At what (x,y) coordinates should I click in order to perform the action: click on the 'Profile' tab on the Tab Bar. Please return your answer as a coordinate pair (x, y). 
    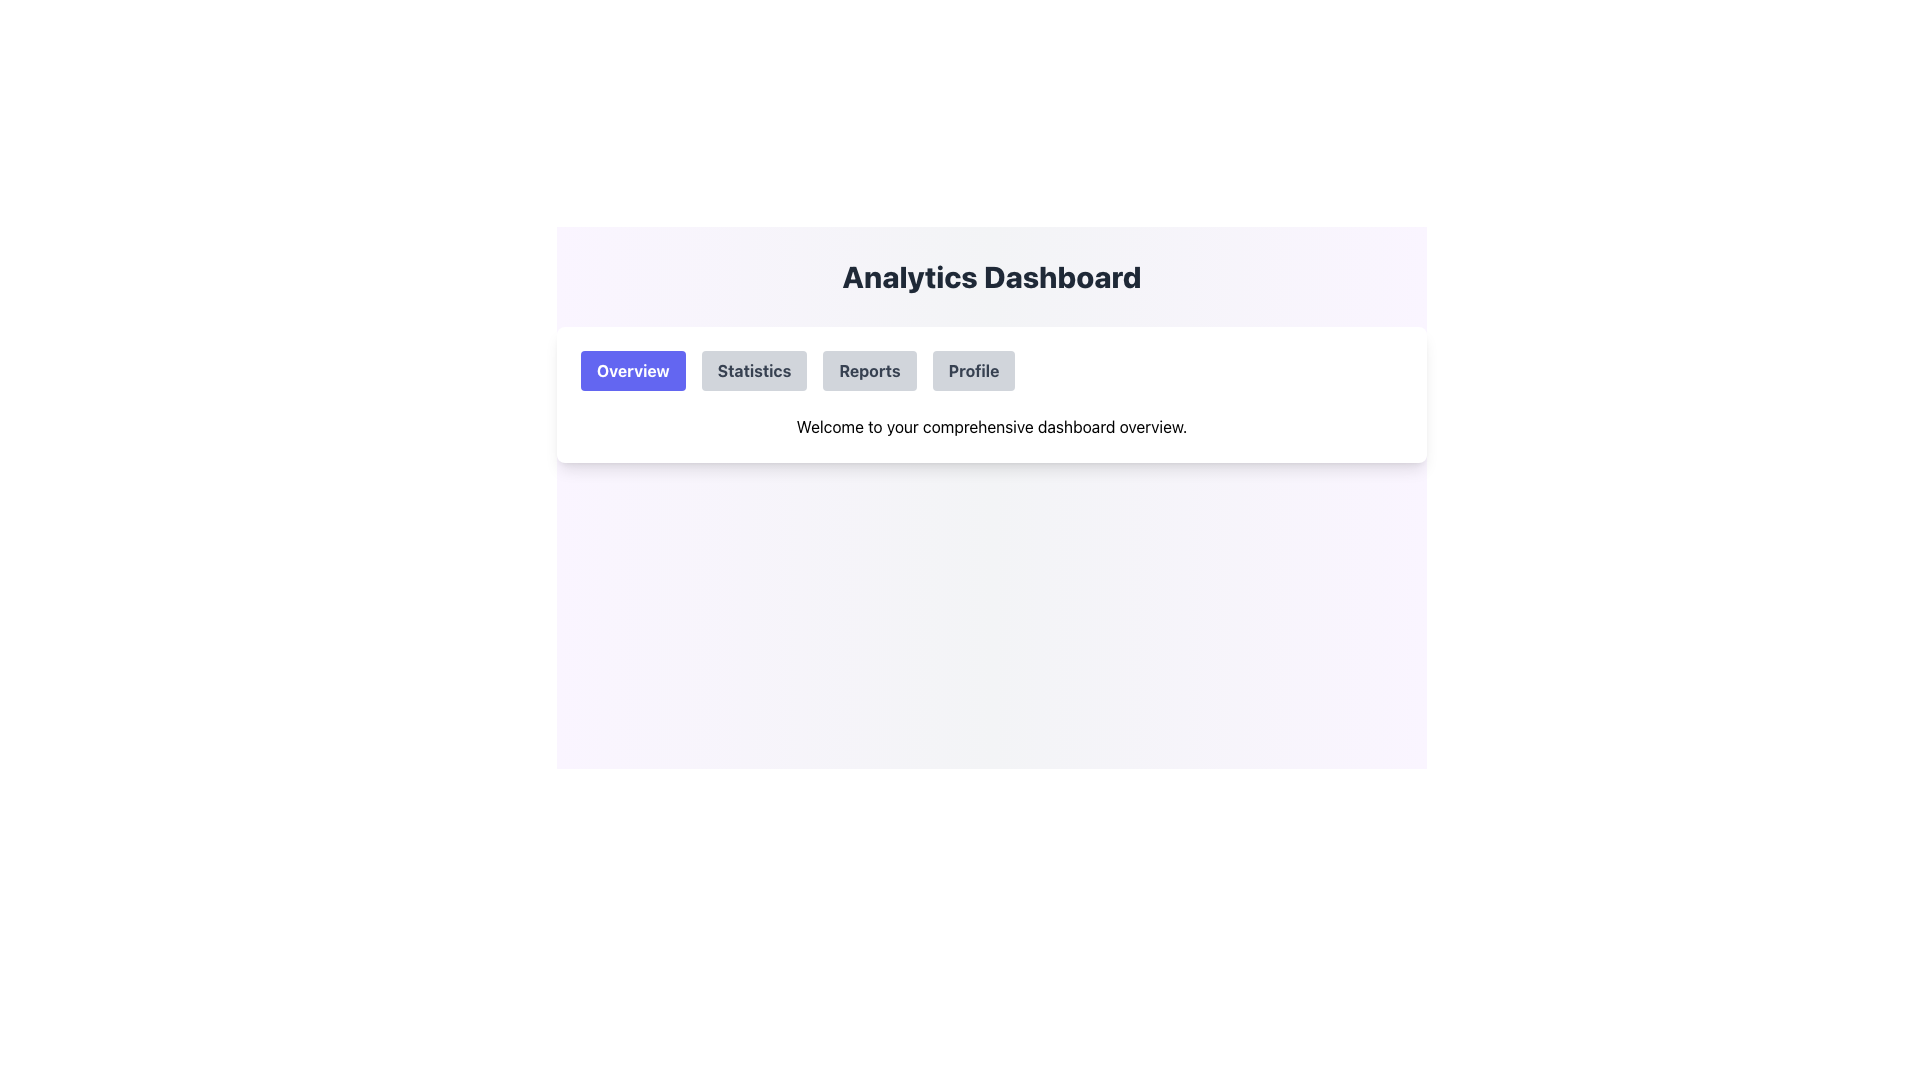
    Looking at the image, I should click on (992, 370).